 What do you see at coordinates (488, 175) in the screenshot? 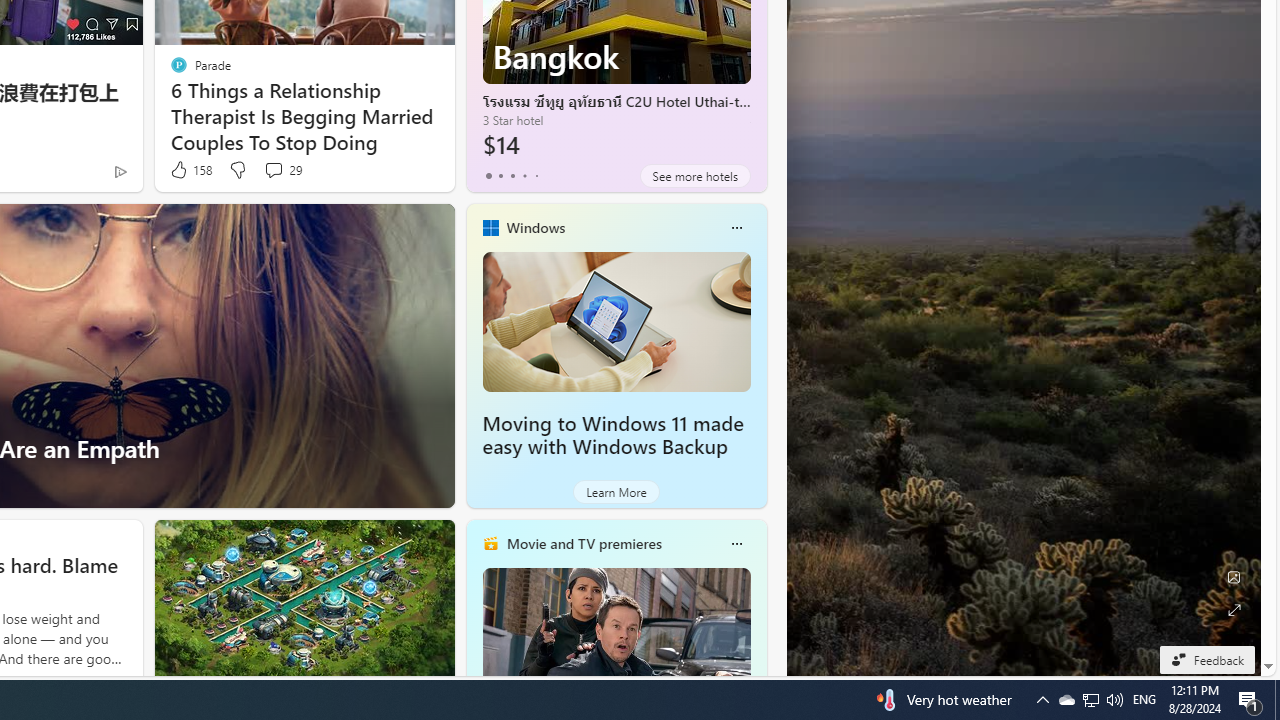
I see `'tab-0'` at bounding box center [488, 175].